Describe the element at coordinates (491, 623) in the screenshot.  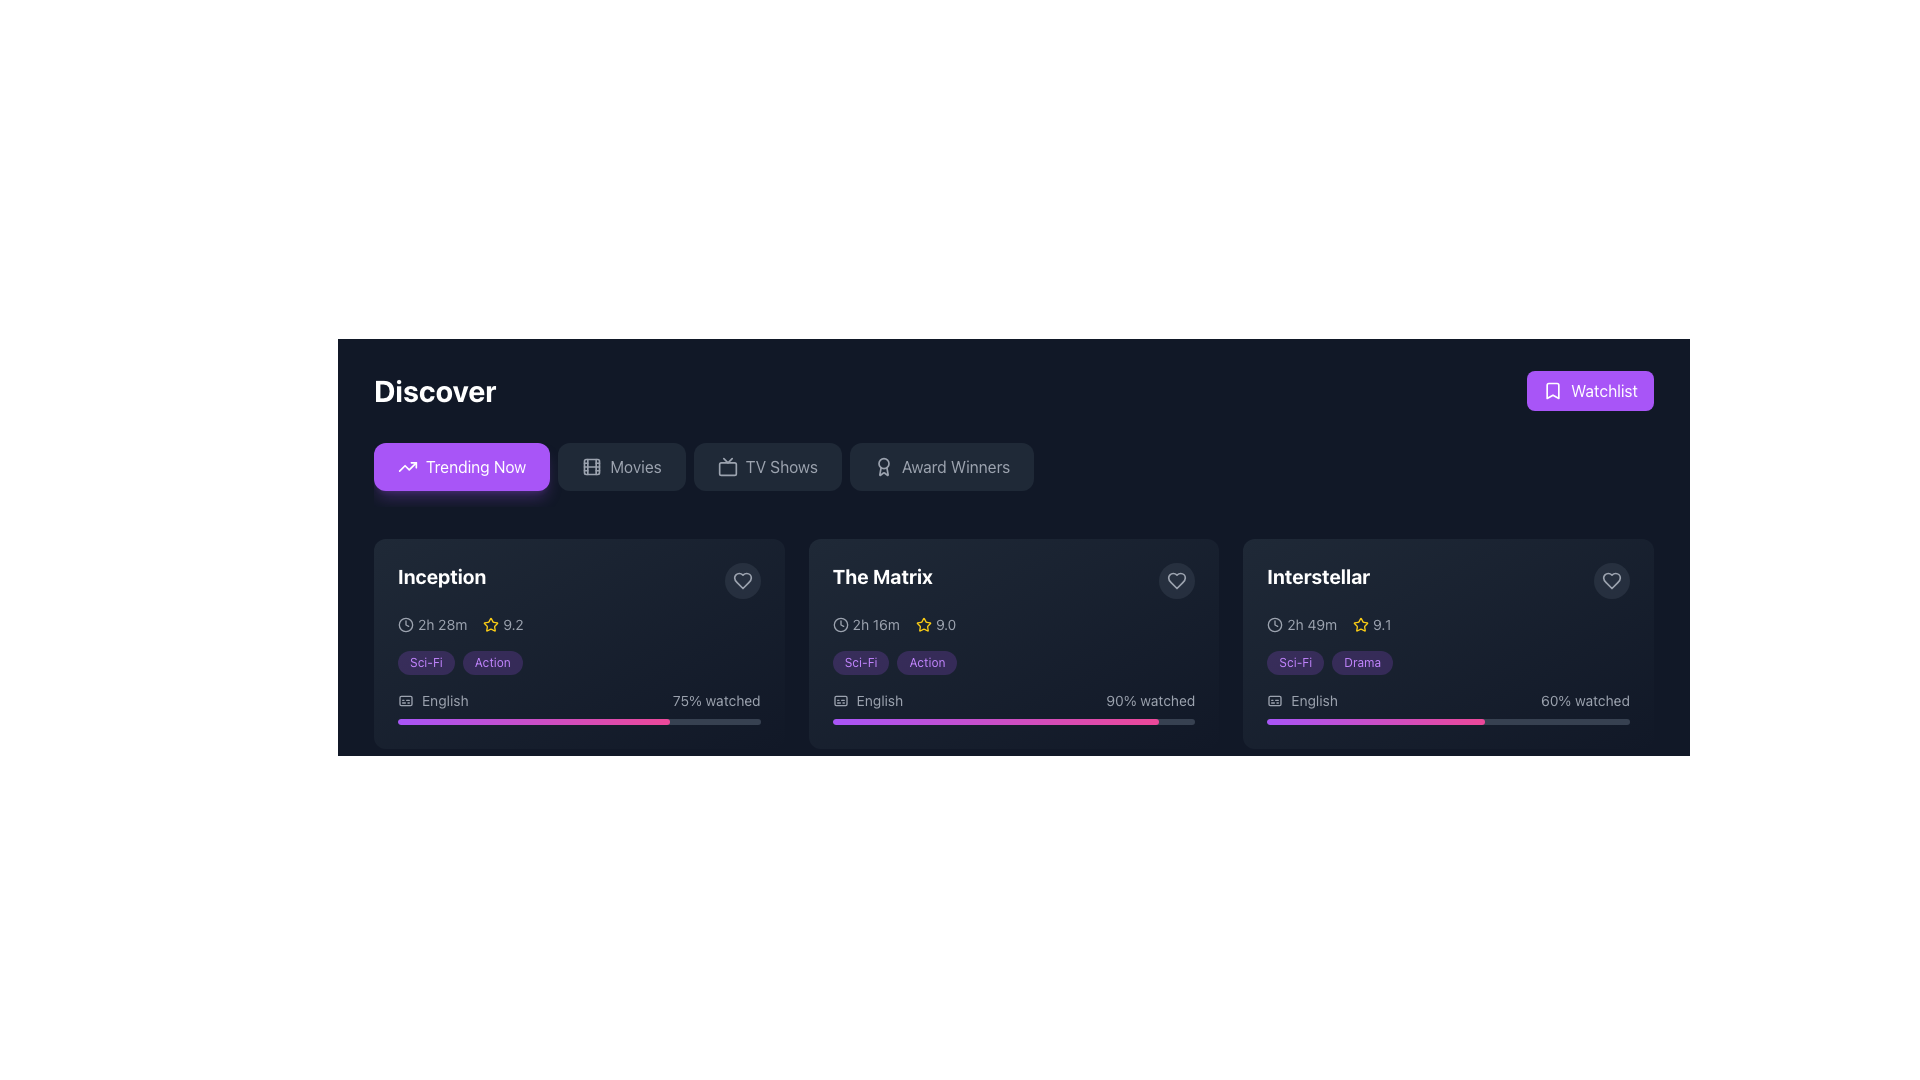
I see `the star icon indicating the rating for 'Inception', which is located at the top-center of the card and slightly to the right of the title` at that location.